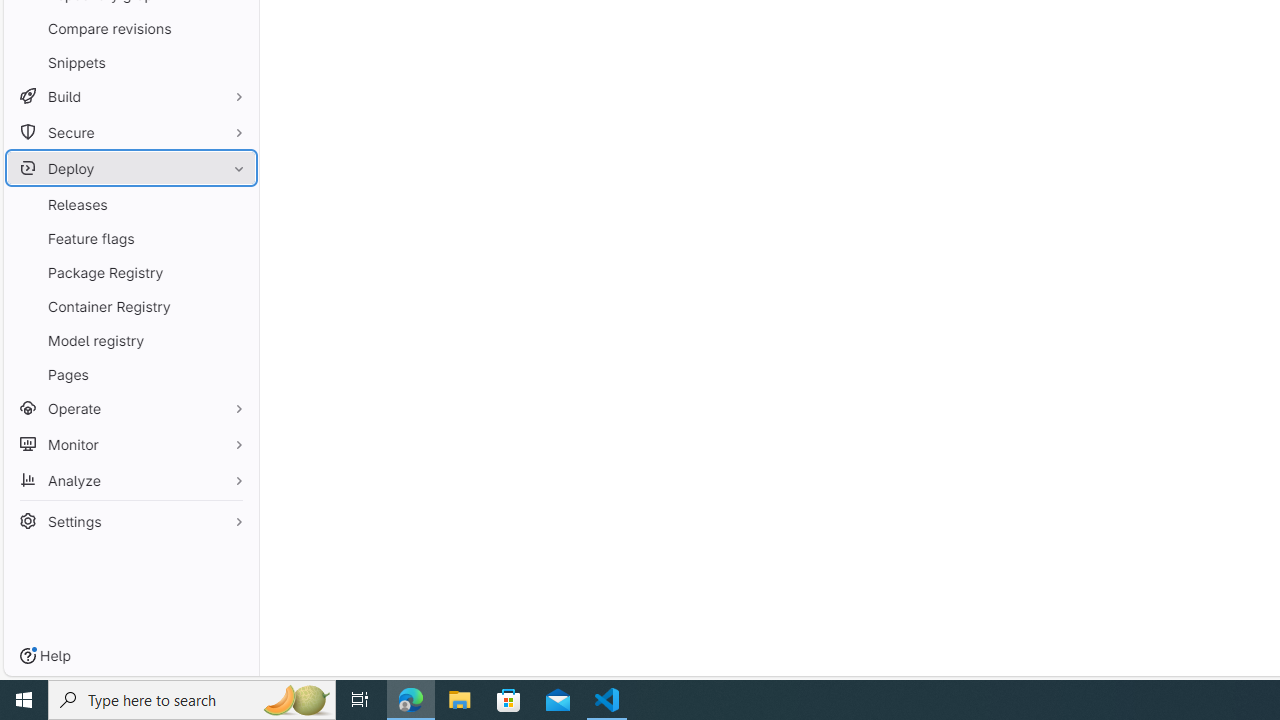 The image size is (1280, 720). I want to click on 'Feature flags', so click(130, 237).